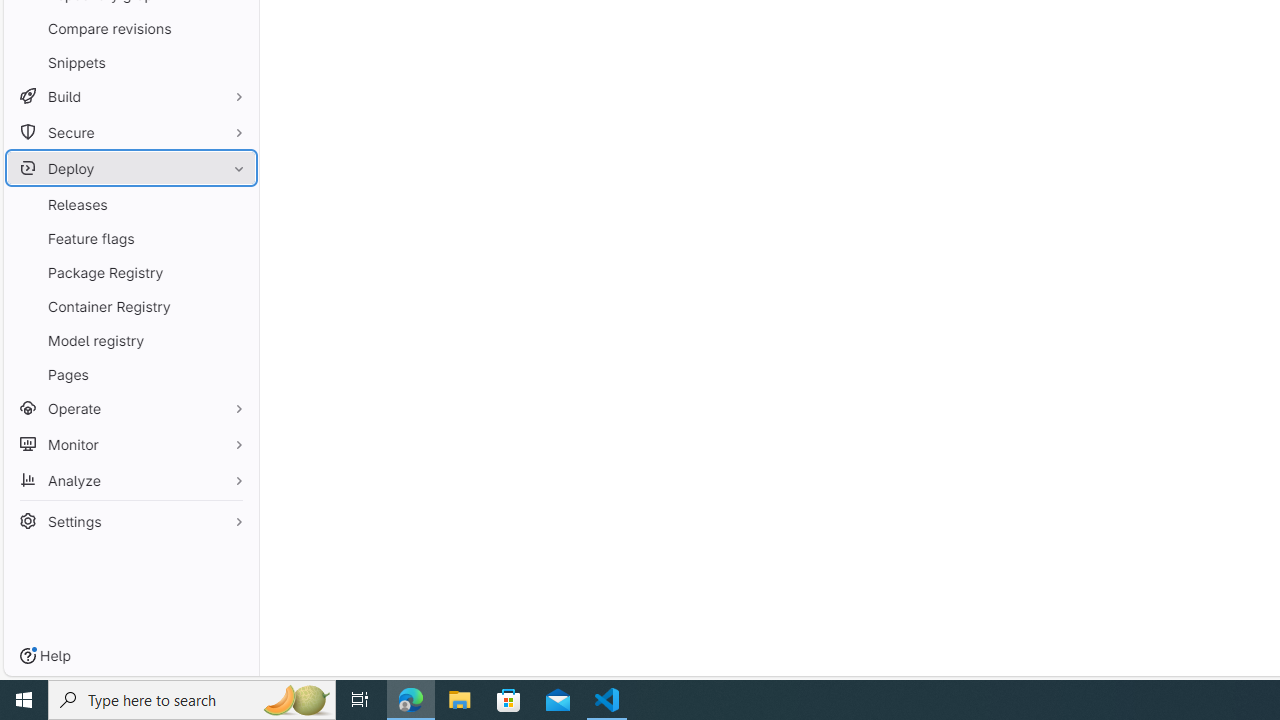 The image size is (1280, 720). I want to click on 'Feature flags', so click(130, 237).